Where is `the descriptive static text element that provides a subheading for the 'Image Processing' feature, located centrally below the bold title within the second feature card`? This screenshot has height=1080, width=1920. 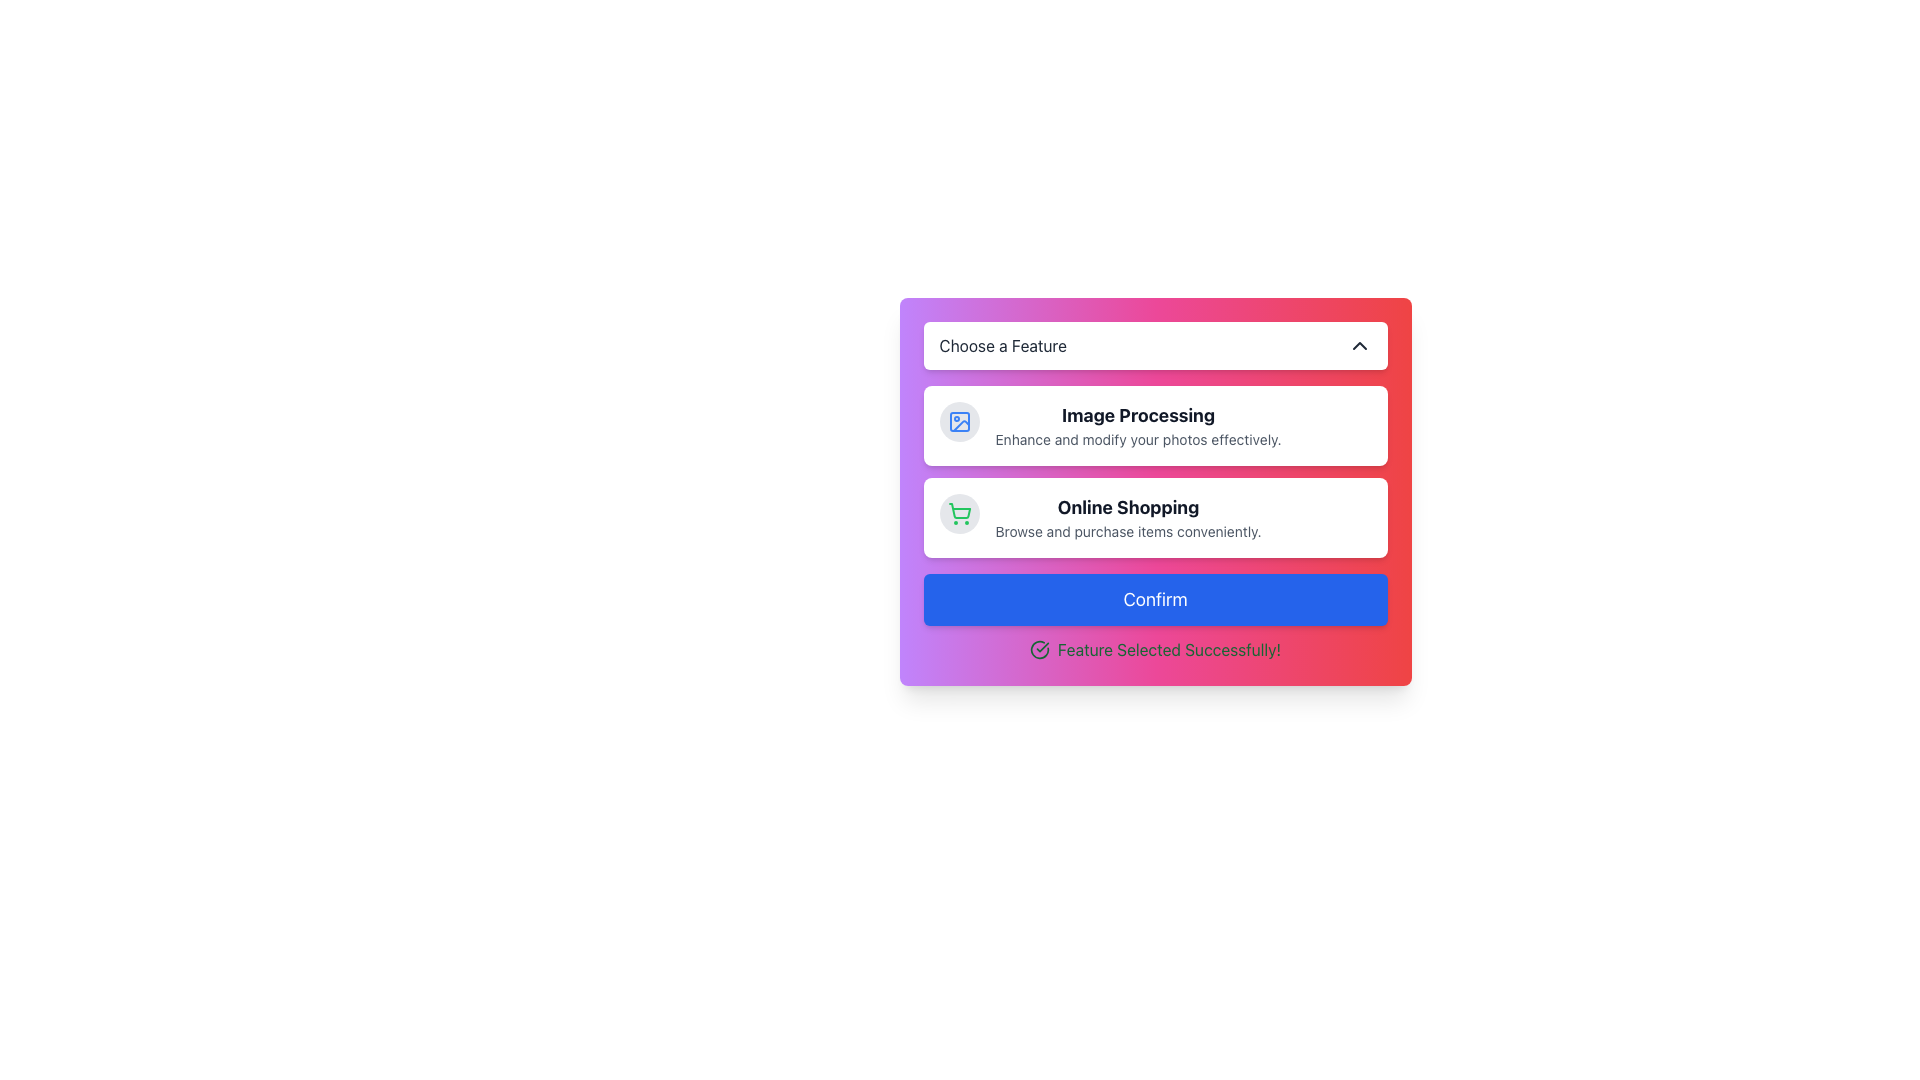 the descriptive static text element that provides a subheading for the 'Image Processing' feature, located centrally below the bold title within the second feature card is located at coordinates (1138, 438).